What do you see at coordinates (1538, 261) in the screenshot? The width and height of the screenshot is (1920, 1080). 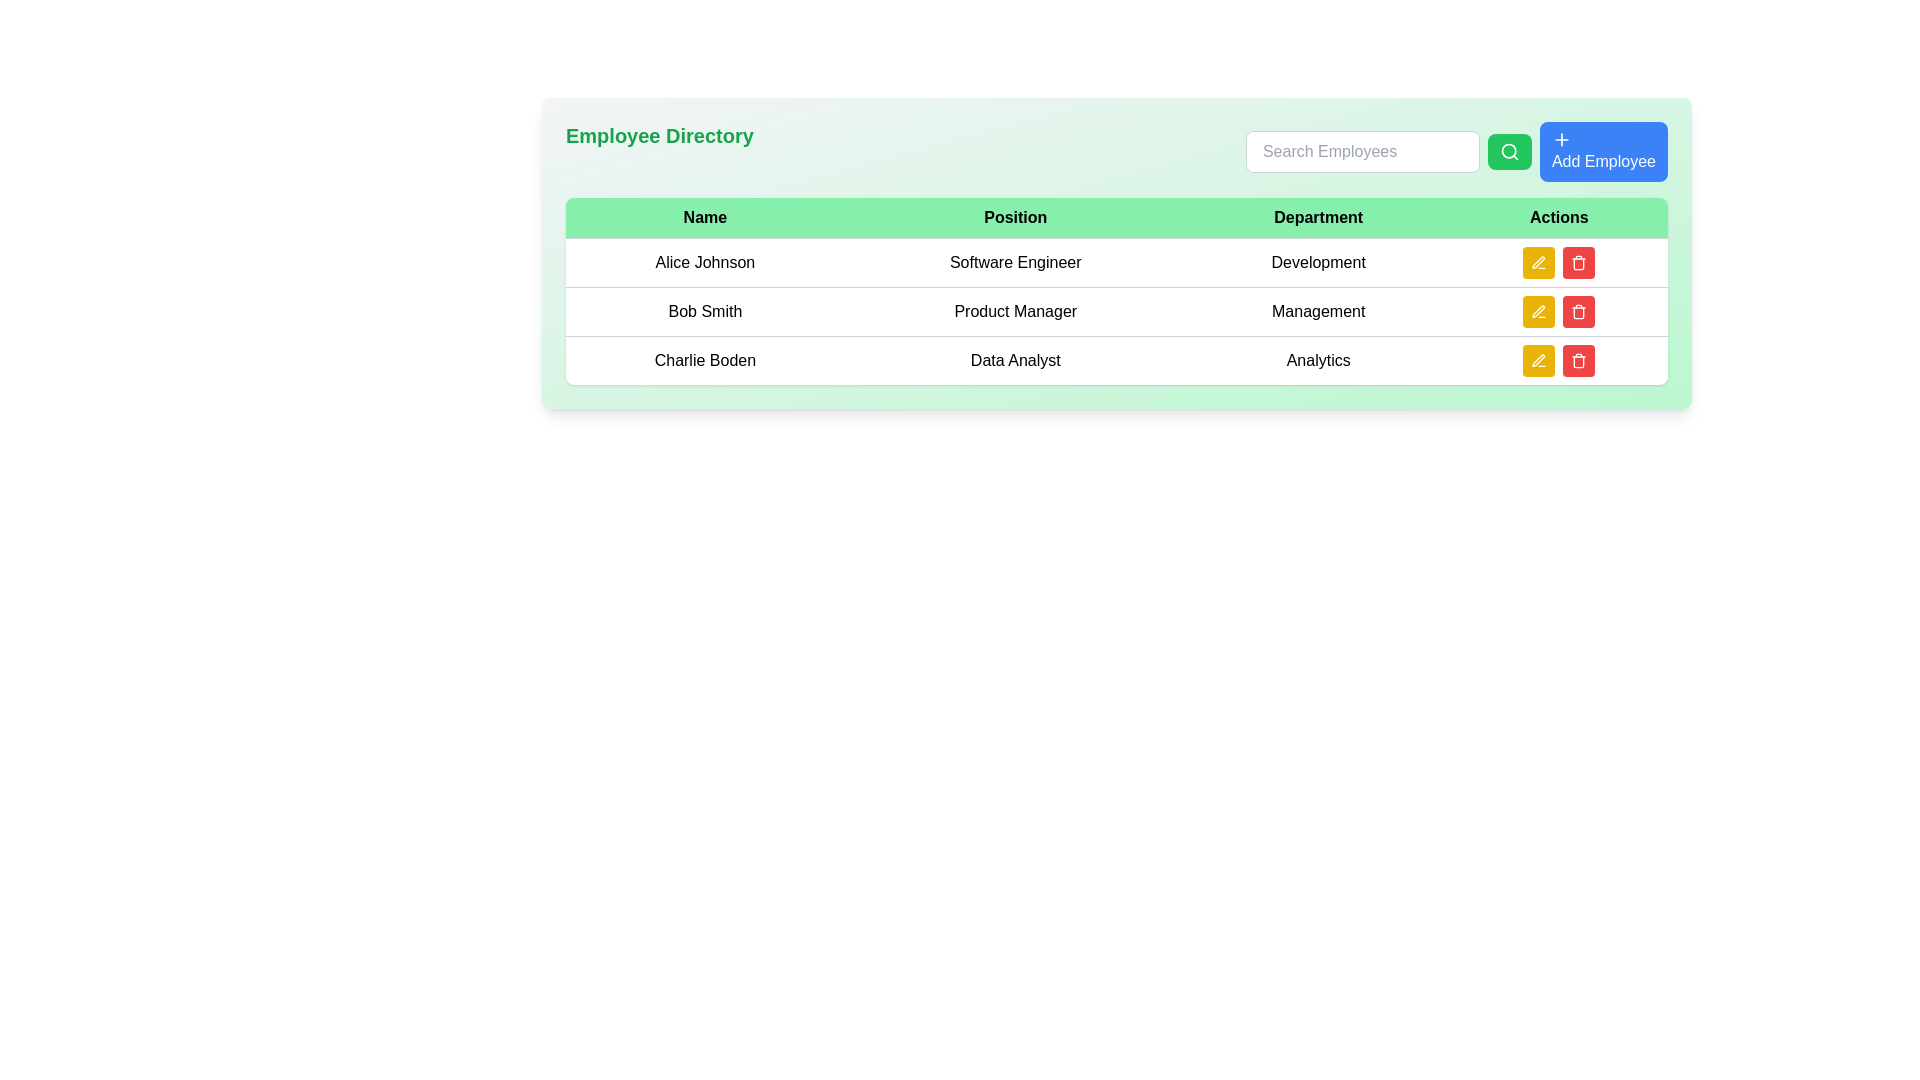 I see `the yellow button with round corners and a white pen icon, which is the first button in the 'Actions' column of the first row in the table` at bounding box center [1538, 261].